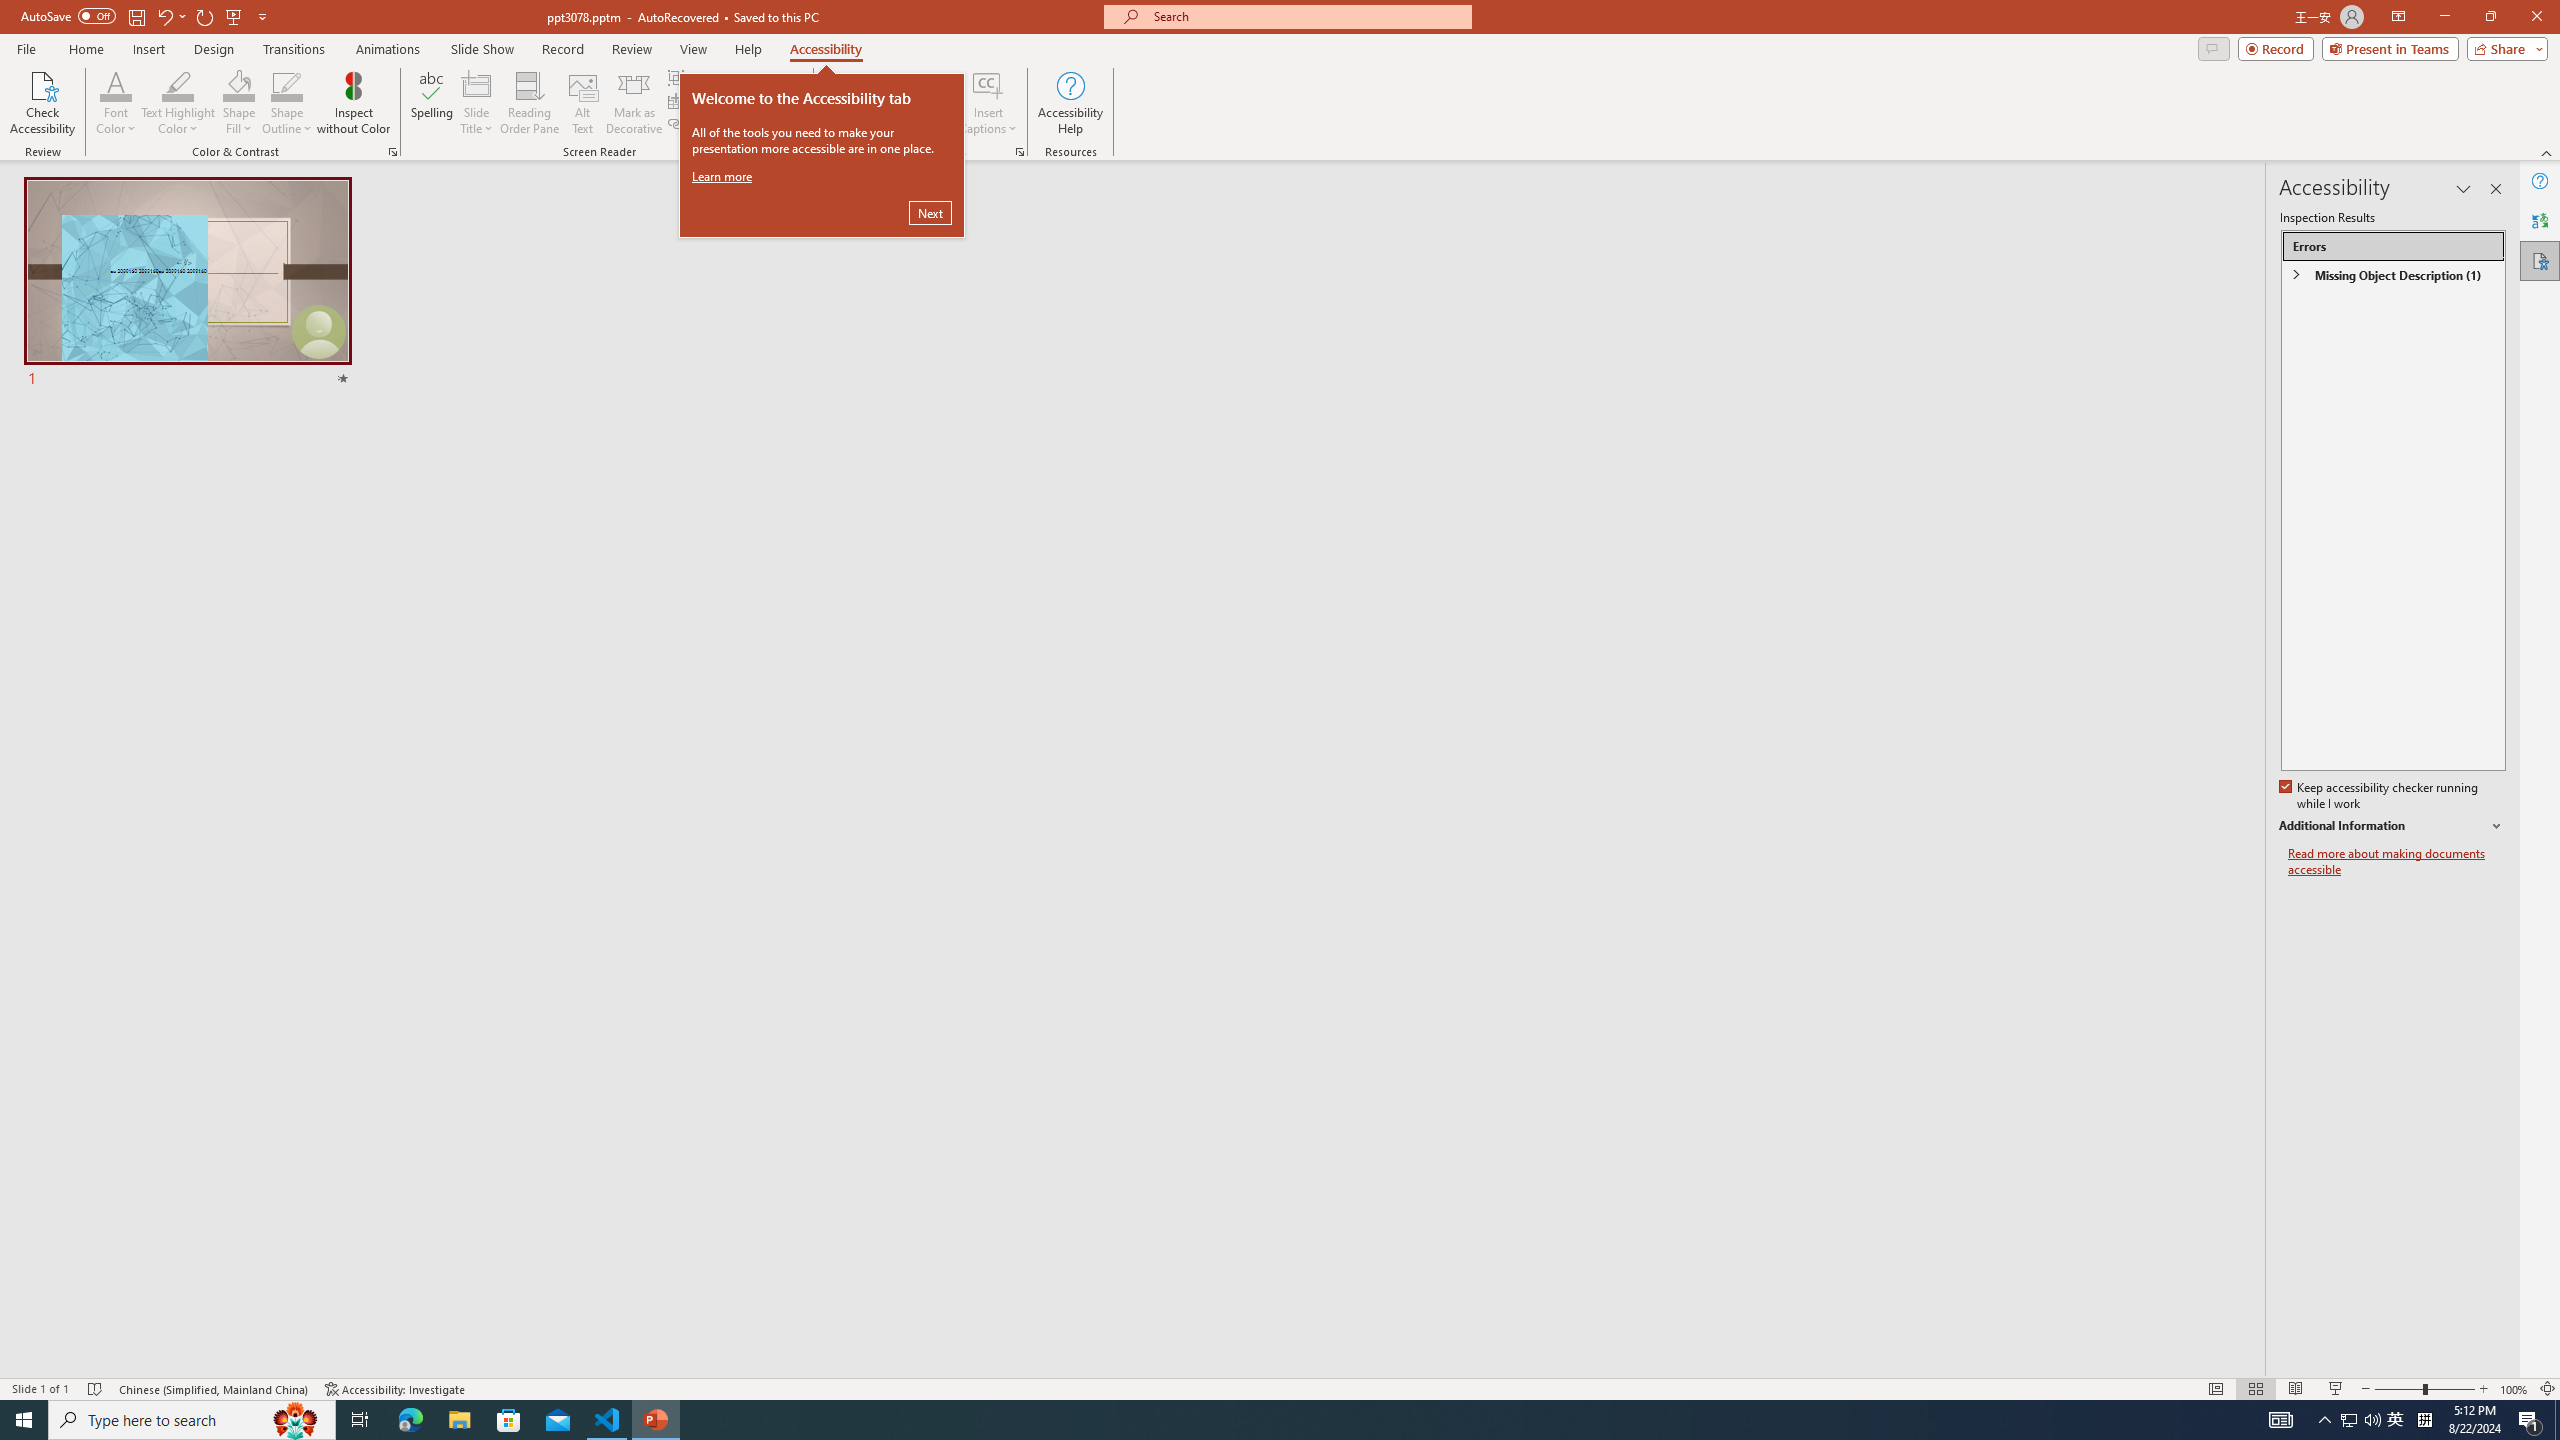 Image resolution: width=2560 pixels, height=1440 pixels. I want to click on 'Shape Fill', so click(239, 84).